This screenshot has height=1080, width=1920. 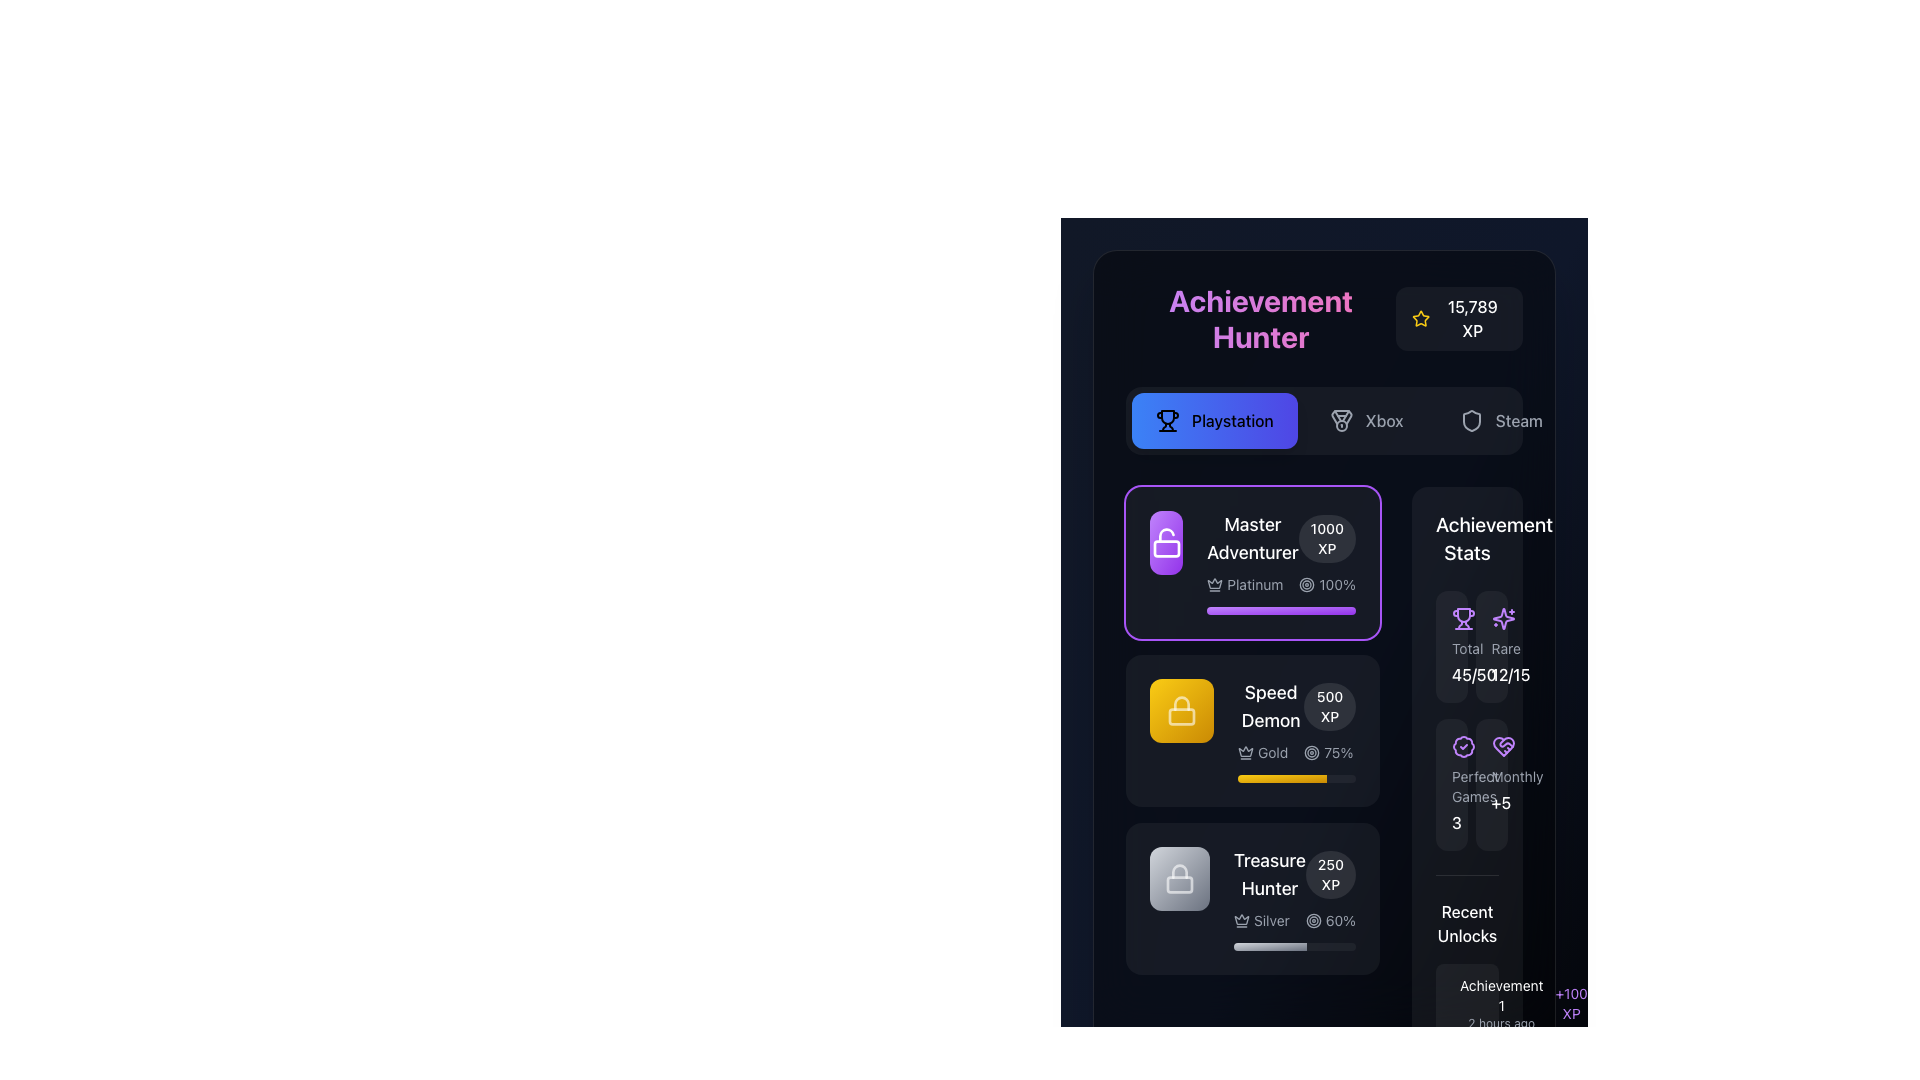 What do you see at coordinates (1167, 419) in the screenshot?
I see `the trophy icon inside the 'playstation' button, which is located in the first row of options under the 'Achievement Hunter' header` at bounding box center [1167, 419].